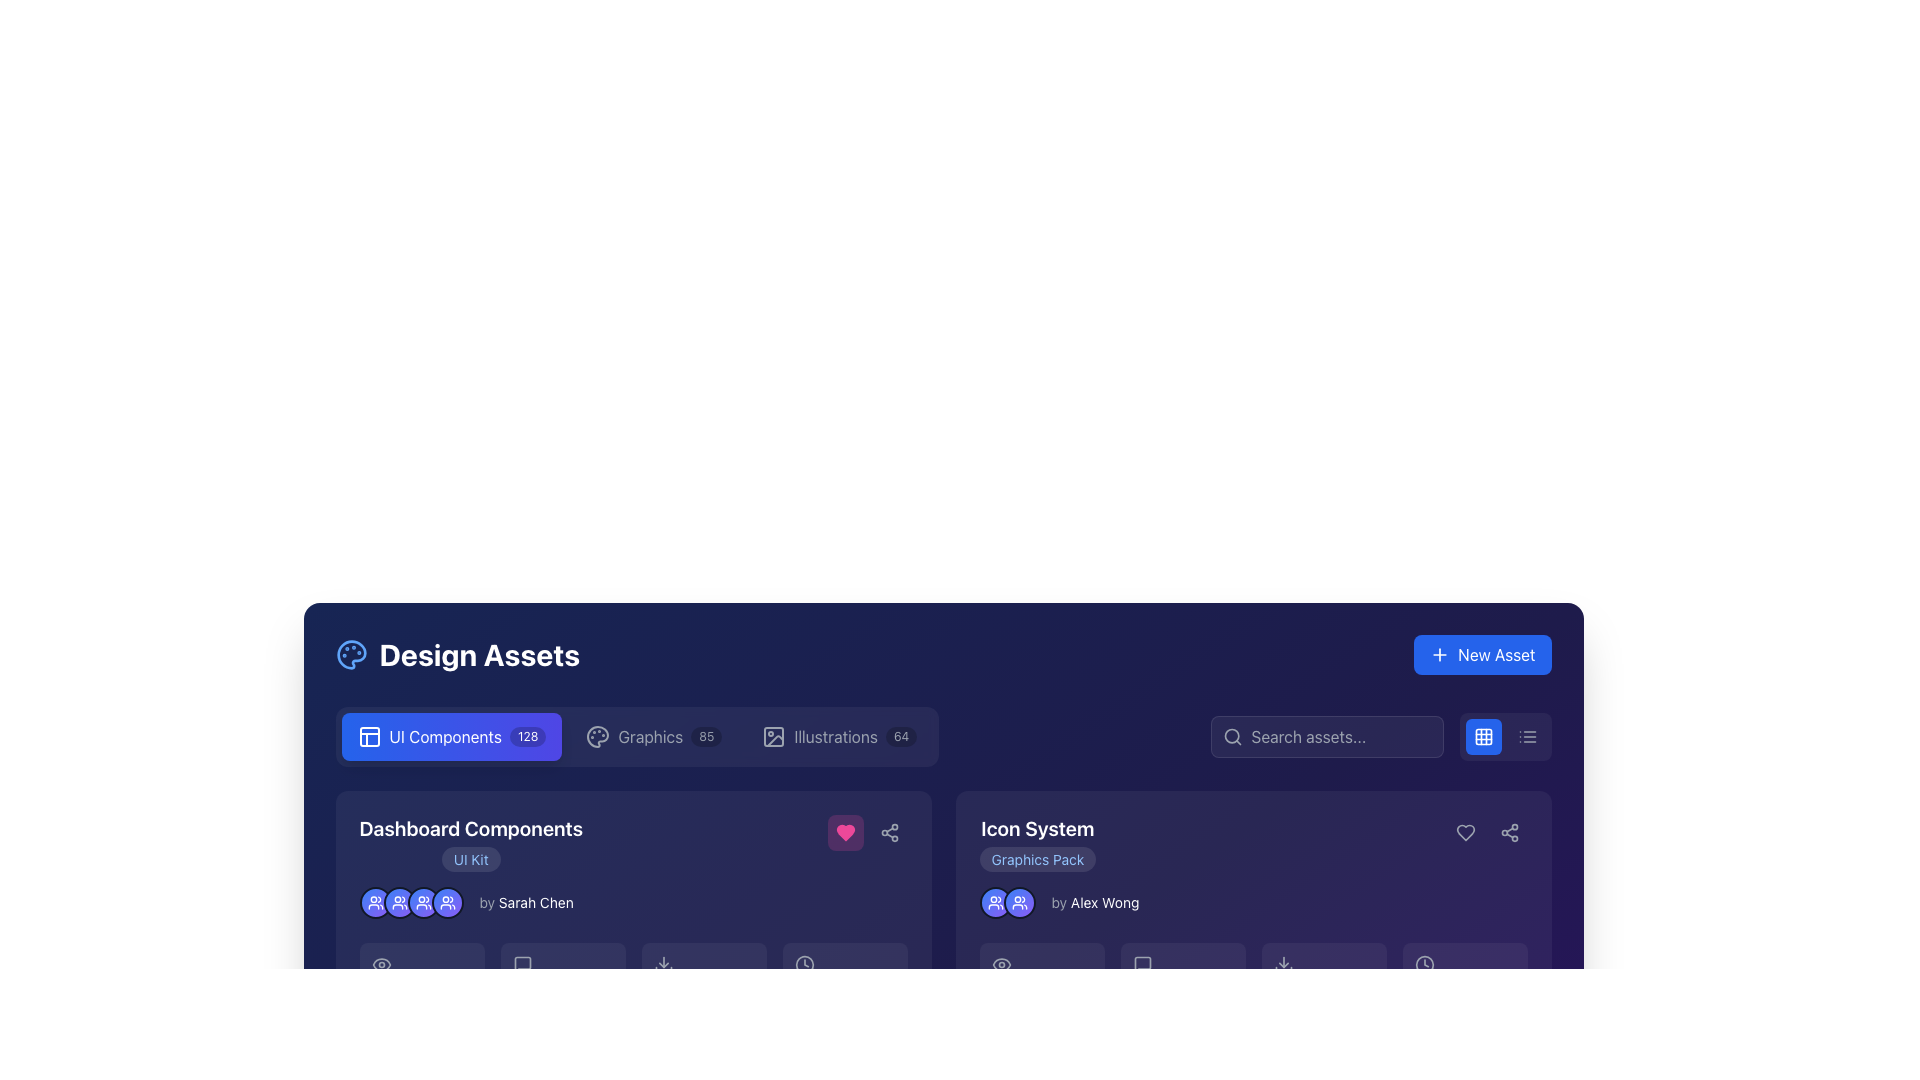  I want to click on the Text Label displaying 'Icon System' and 'Graphics Pack', which is located in the right section of the interface beneath the primary navigation bar, so click(1037, 843).